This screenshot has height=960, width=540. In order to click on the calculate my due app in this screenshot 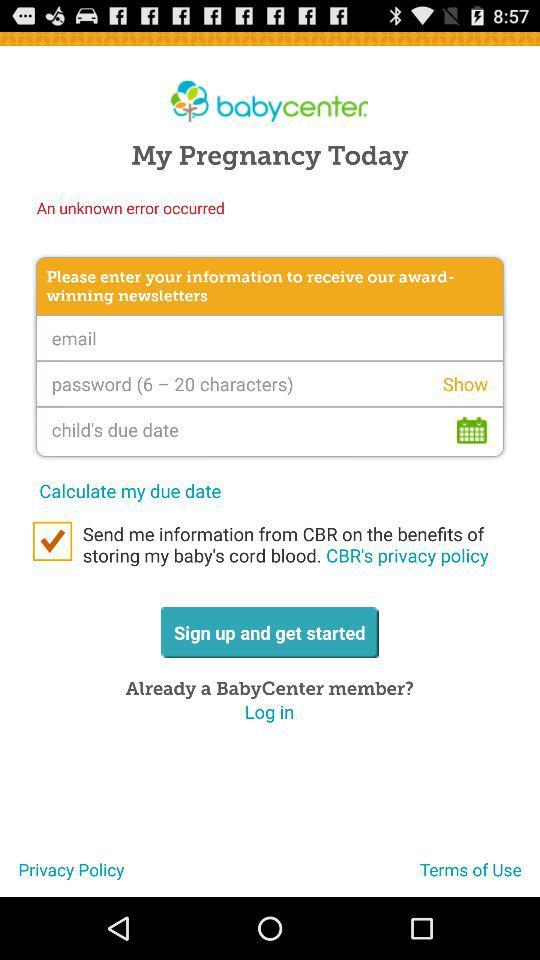, I will do `click(130, 489)`.